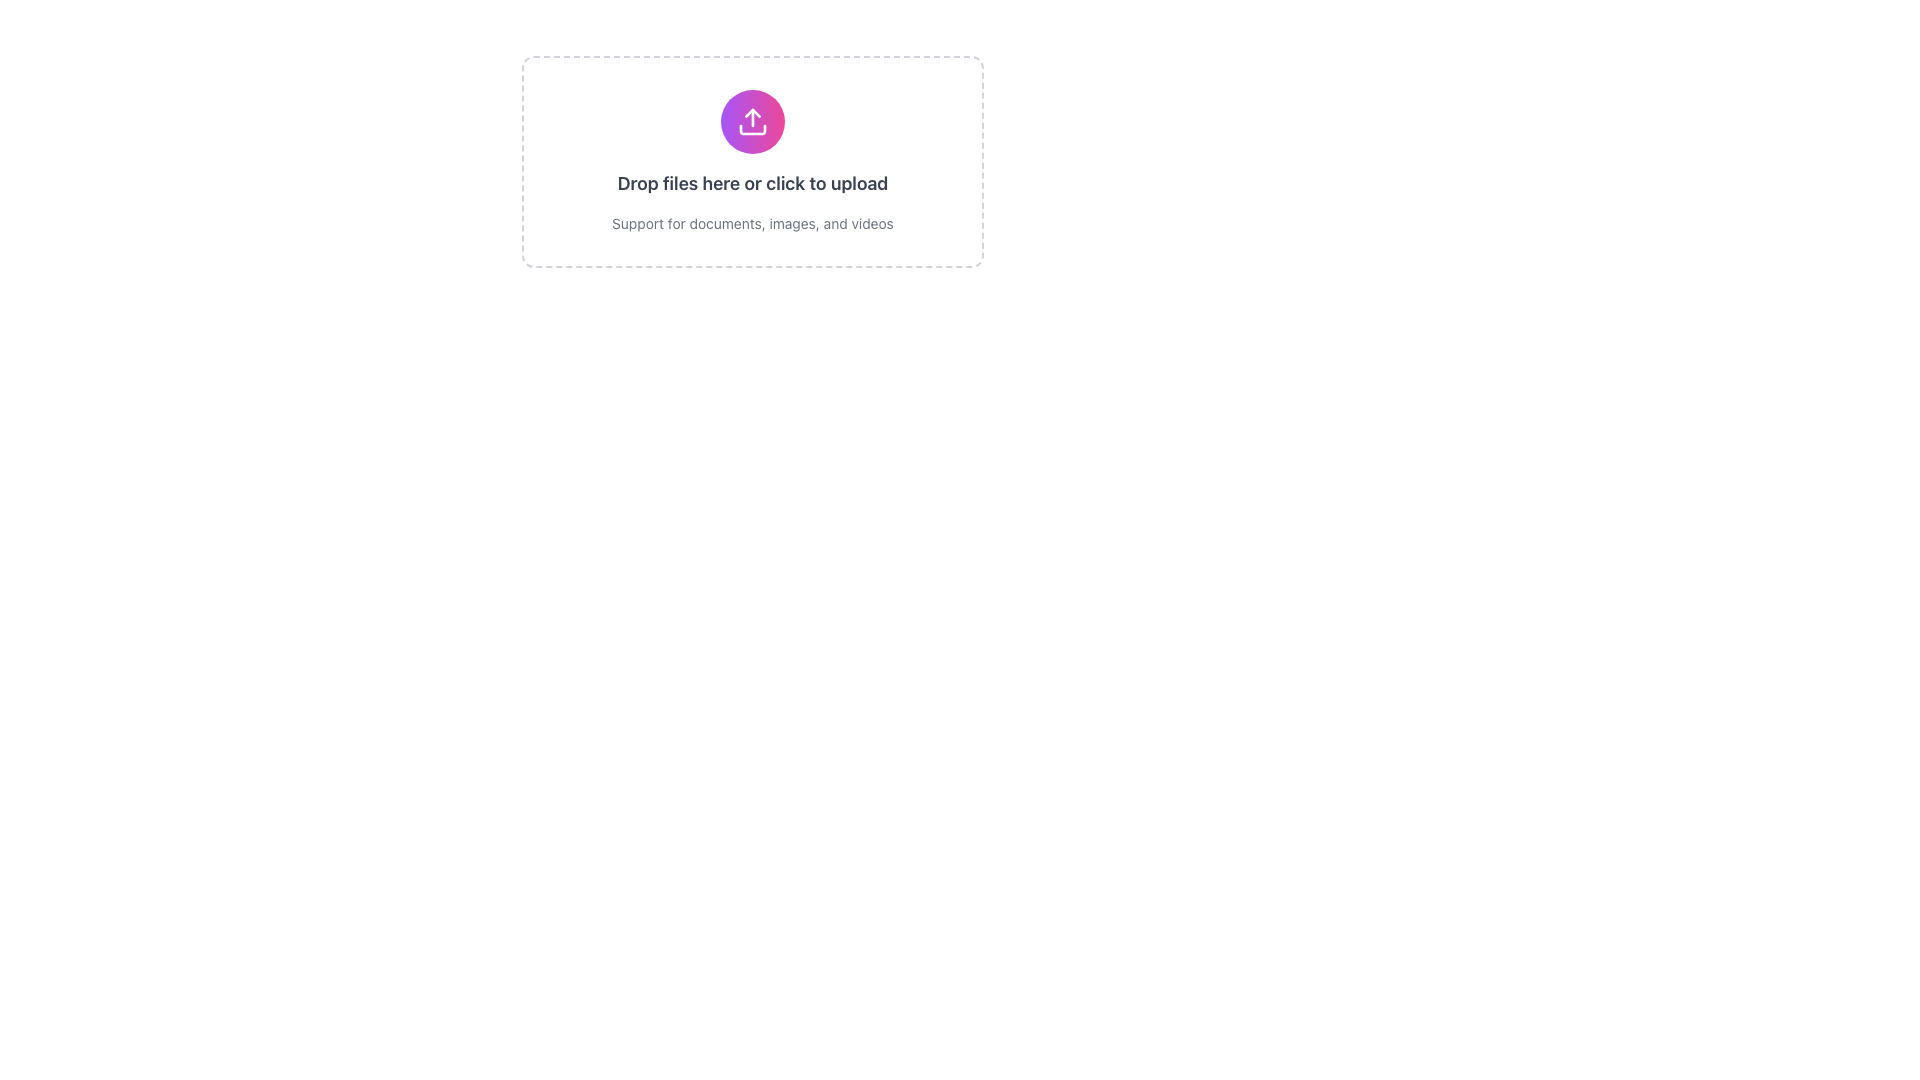  Describe the element at coordinates (752, 223) in the screenshot. I see `the descriptive text label that provides information about supported file types for uploading, positioned directly underneath the text 'Drop files here or click to upload.'` at that location.